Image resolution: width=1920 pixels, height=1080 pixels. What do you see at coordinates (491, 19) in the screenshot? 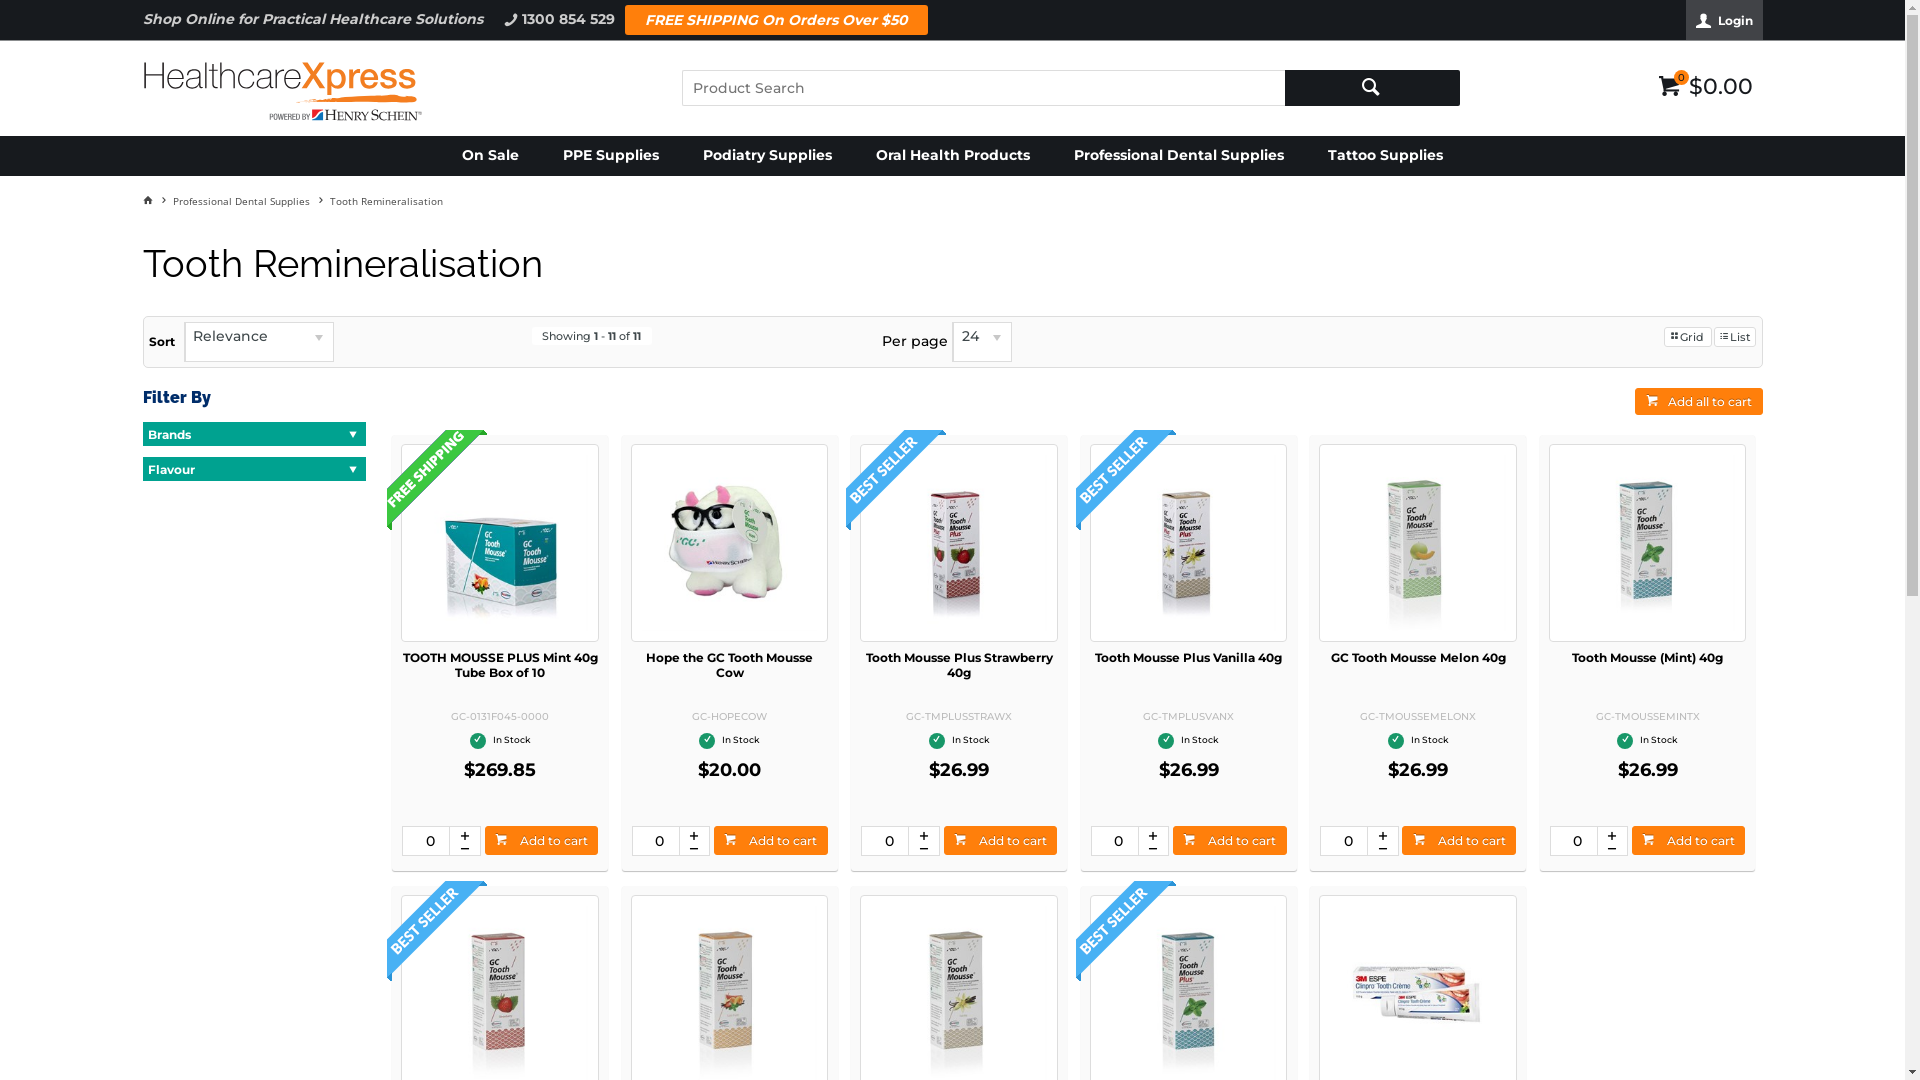
I see `'1300 854 529'` at bounding box center [491, 19].